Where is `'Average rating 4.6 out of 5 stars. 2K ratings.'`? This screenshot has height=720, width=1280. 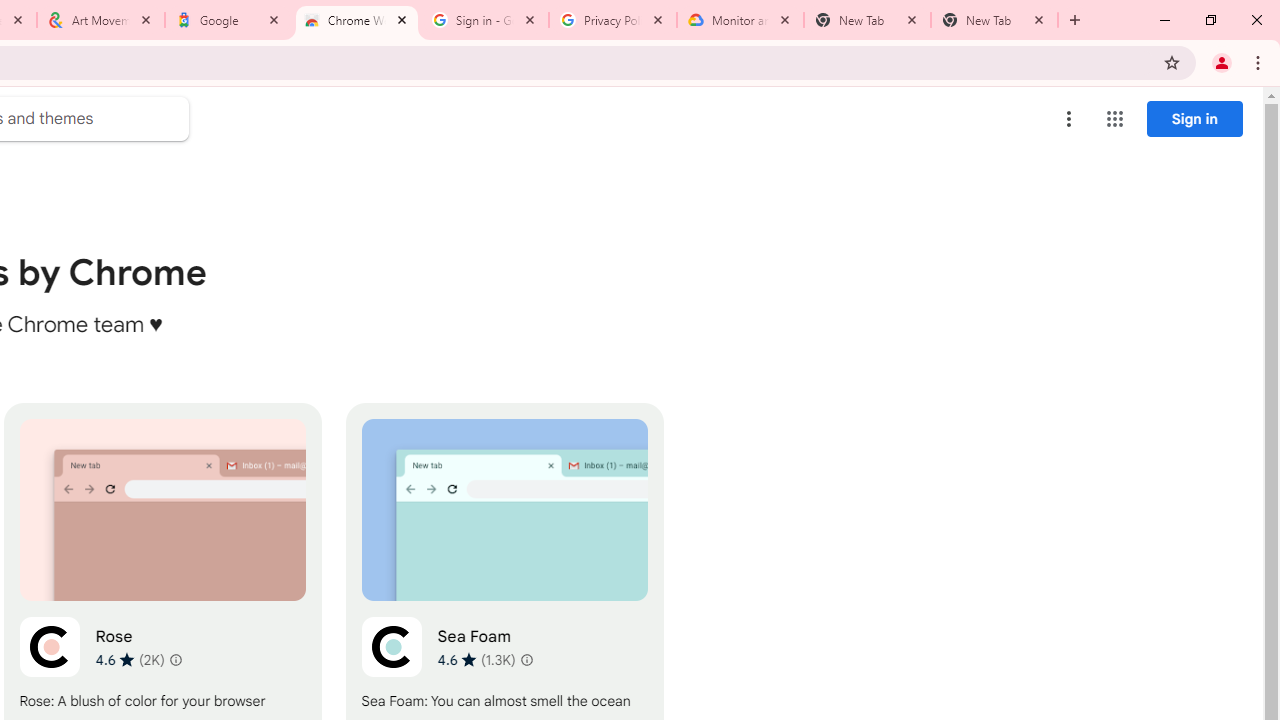 'Average rating 4.6 out of 5 stars. 2K ratings.' is located at coordinates (128, 659).